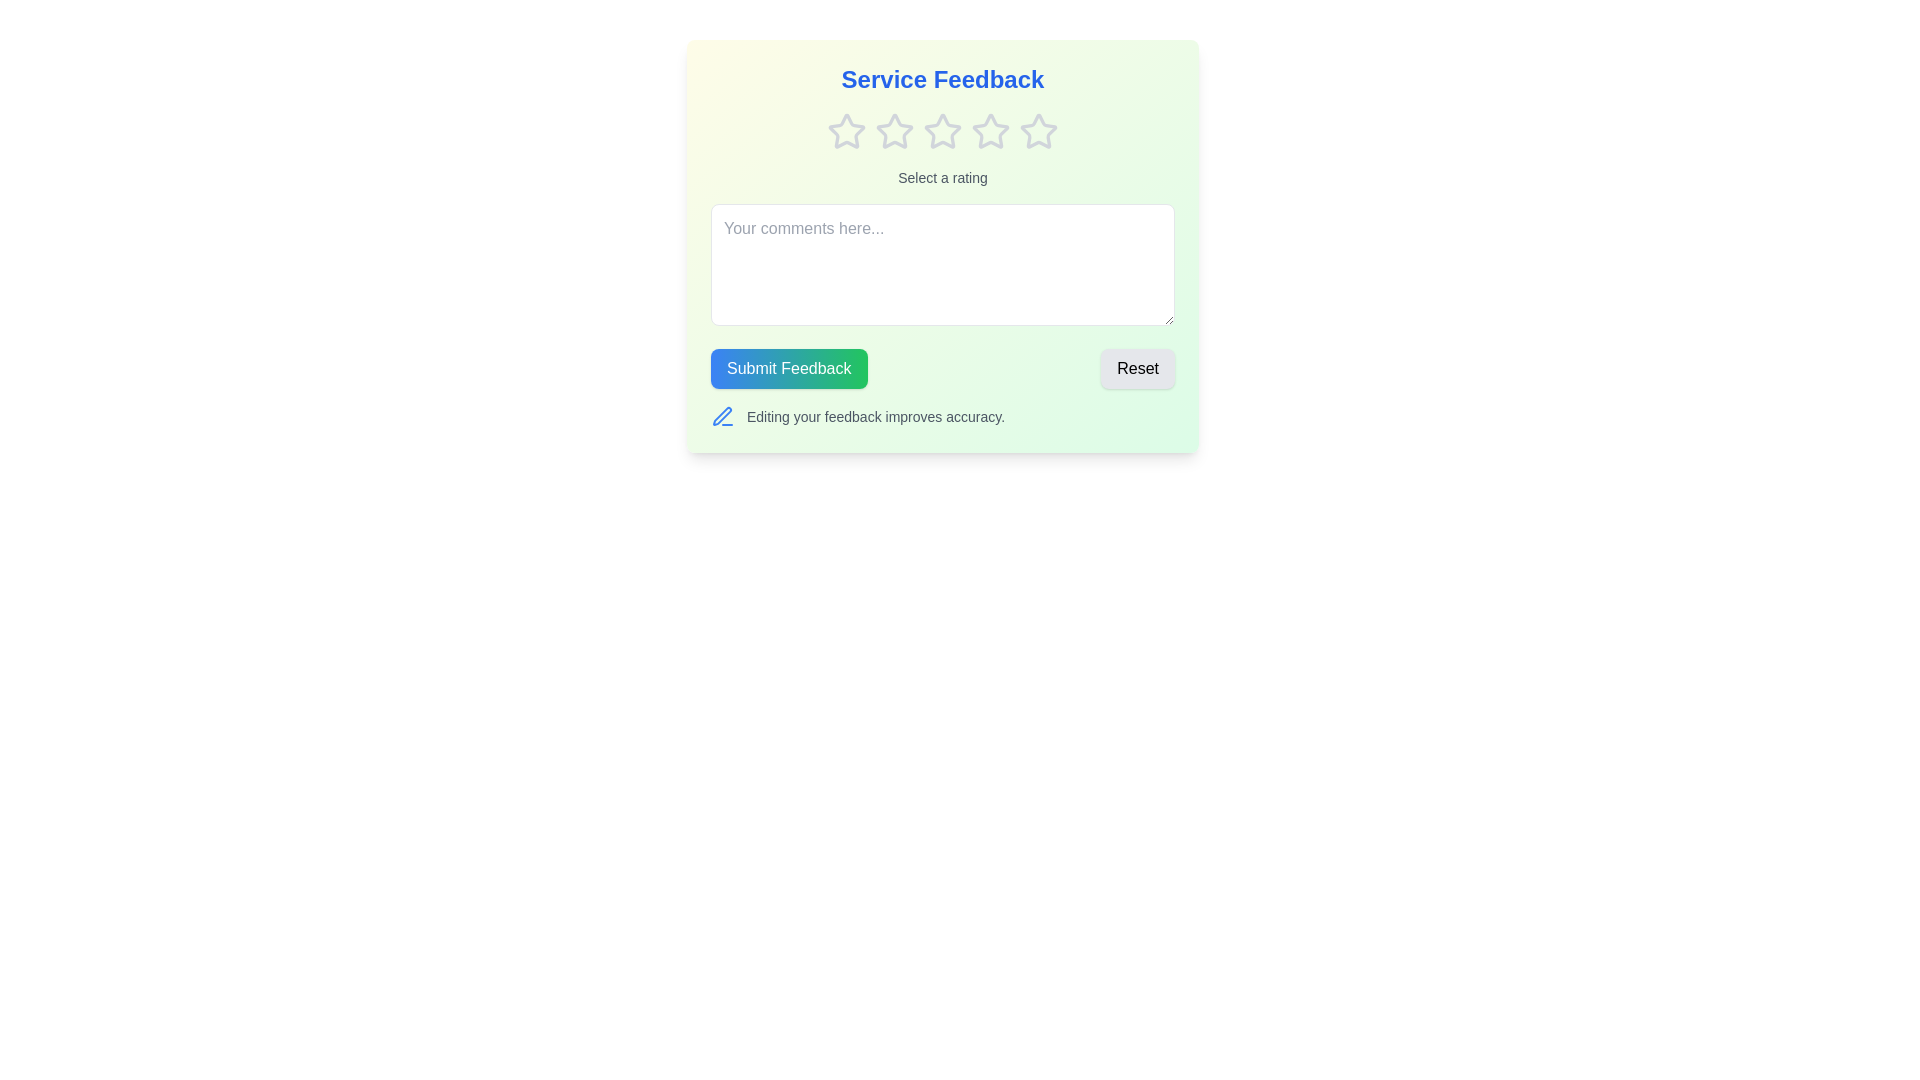 Image resolution: width=1920 pixels, height=1080 pixels. I want to click on the third star in the star rating icon for the 'Service Feedback' interface, so click(941, 131).